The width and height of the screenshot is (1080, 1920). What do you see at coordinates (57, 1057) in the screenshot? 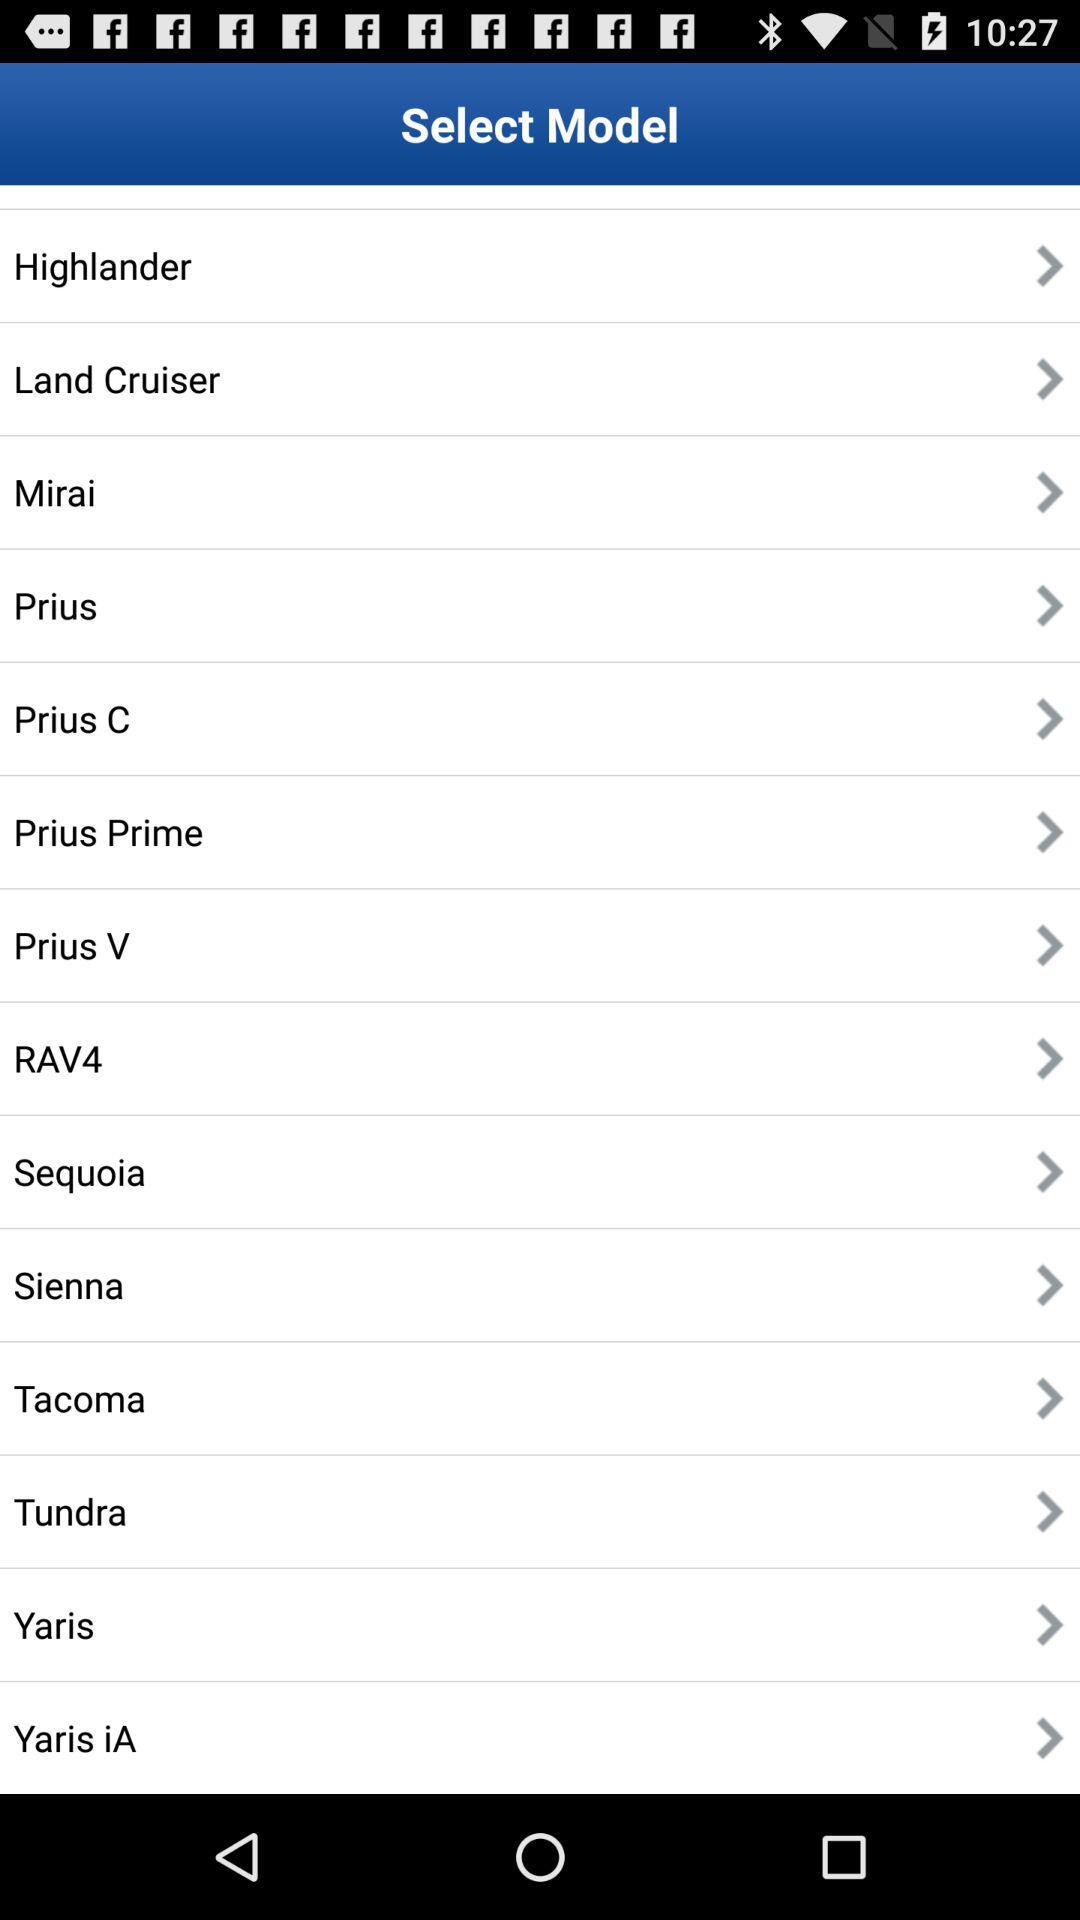
I see `the icon below the prius v item` at bounding box center [57, 1057].